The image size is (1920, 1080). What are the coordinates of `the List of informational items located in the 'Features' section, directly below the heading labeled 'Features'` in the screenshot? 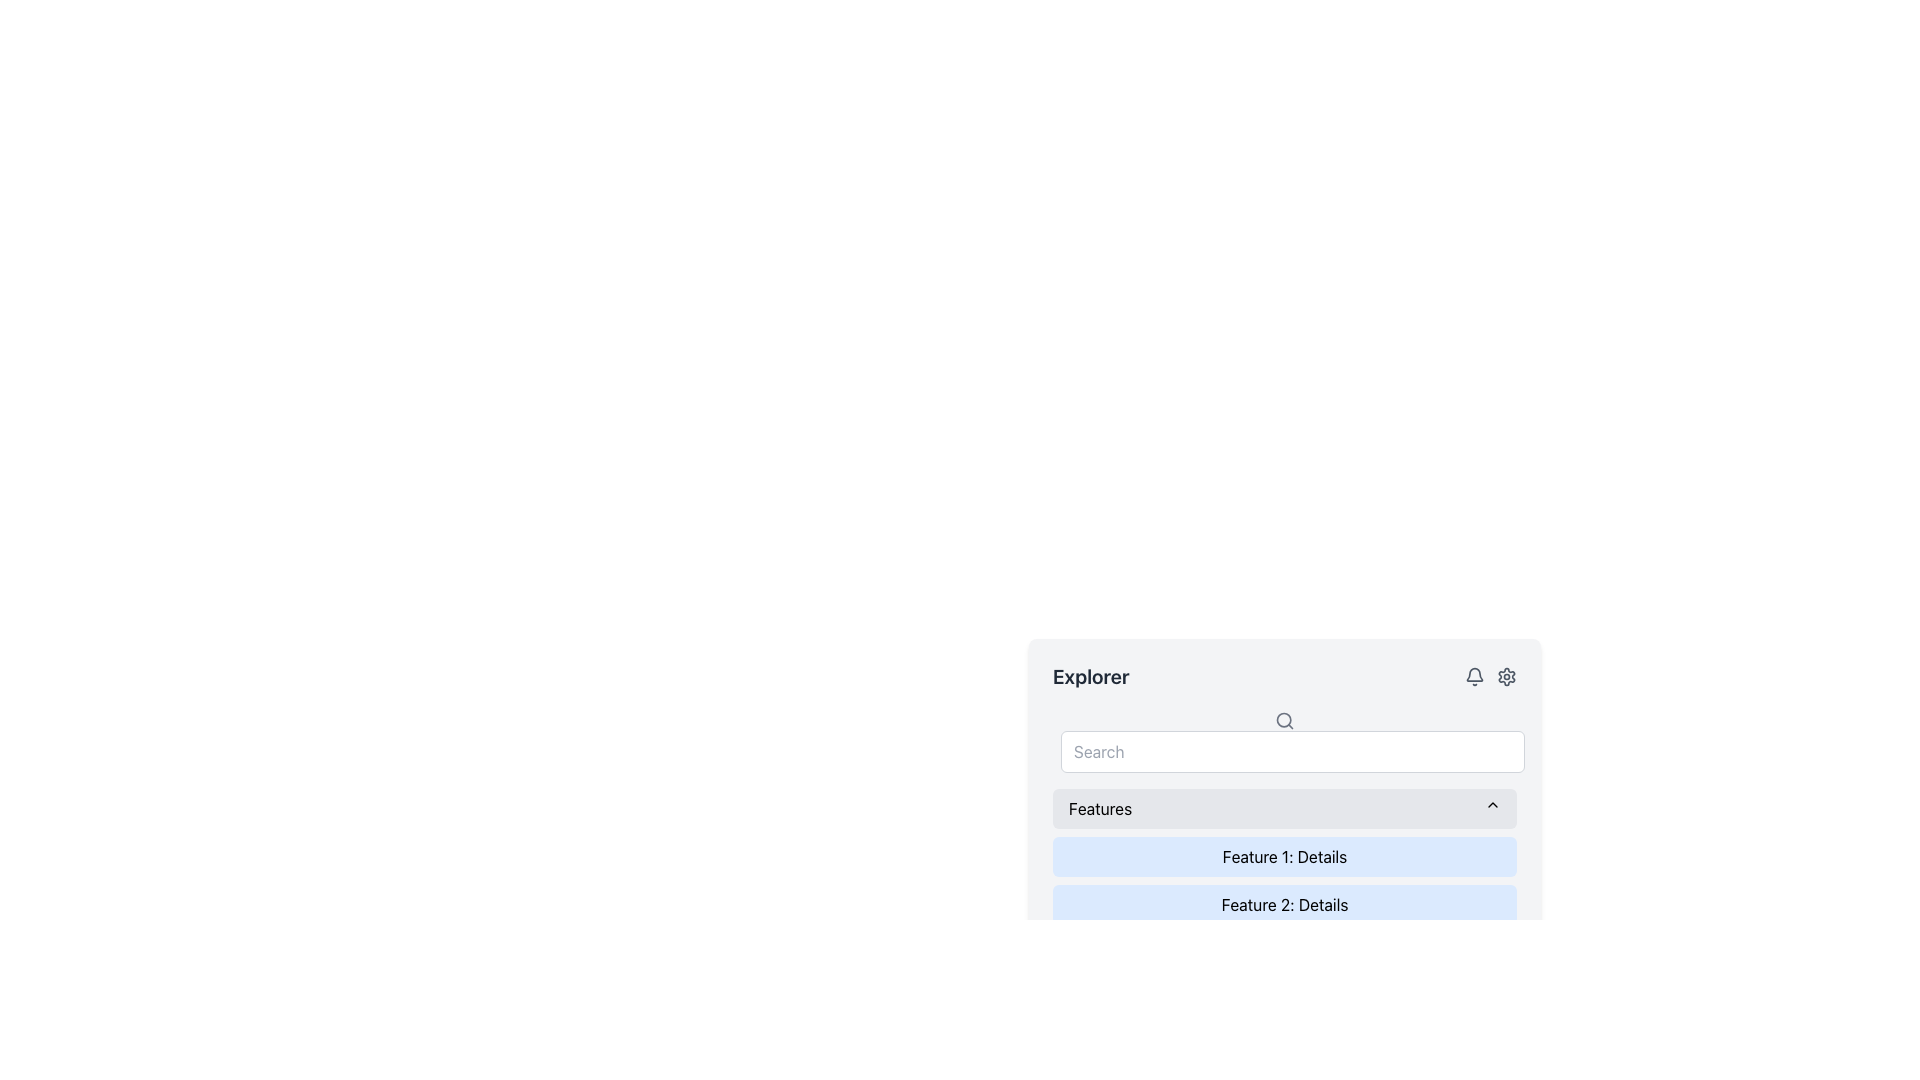 It's located at (1285, 905).